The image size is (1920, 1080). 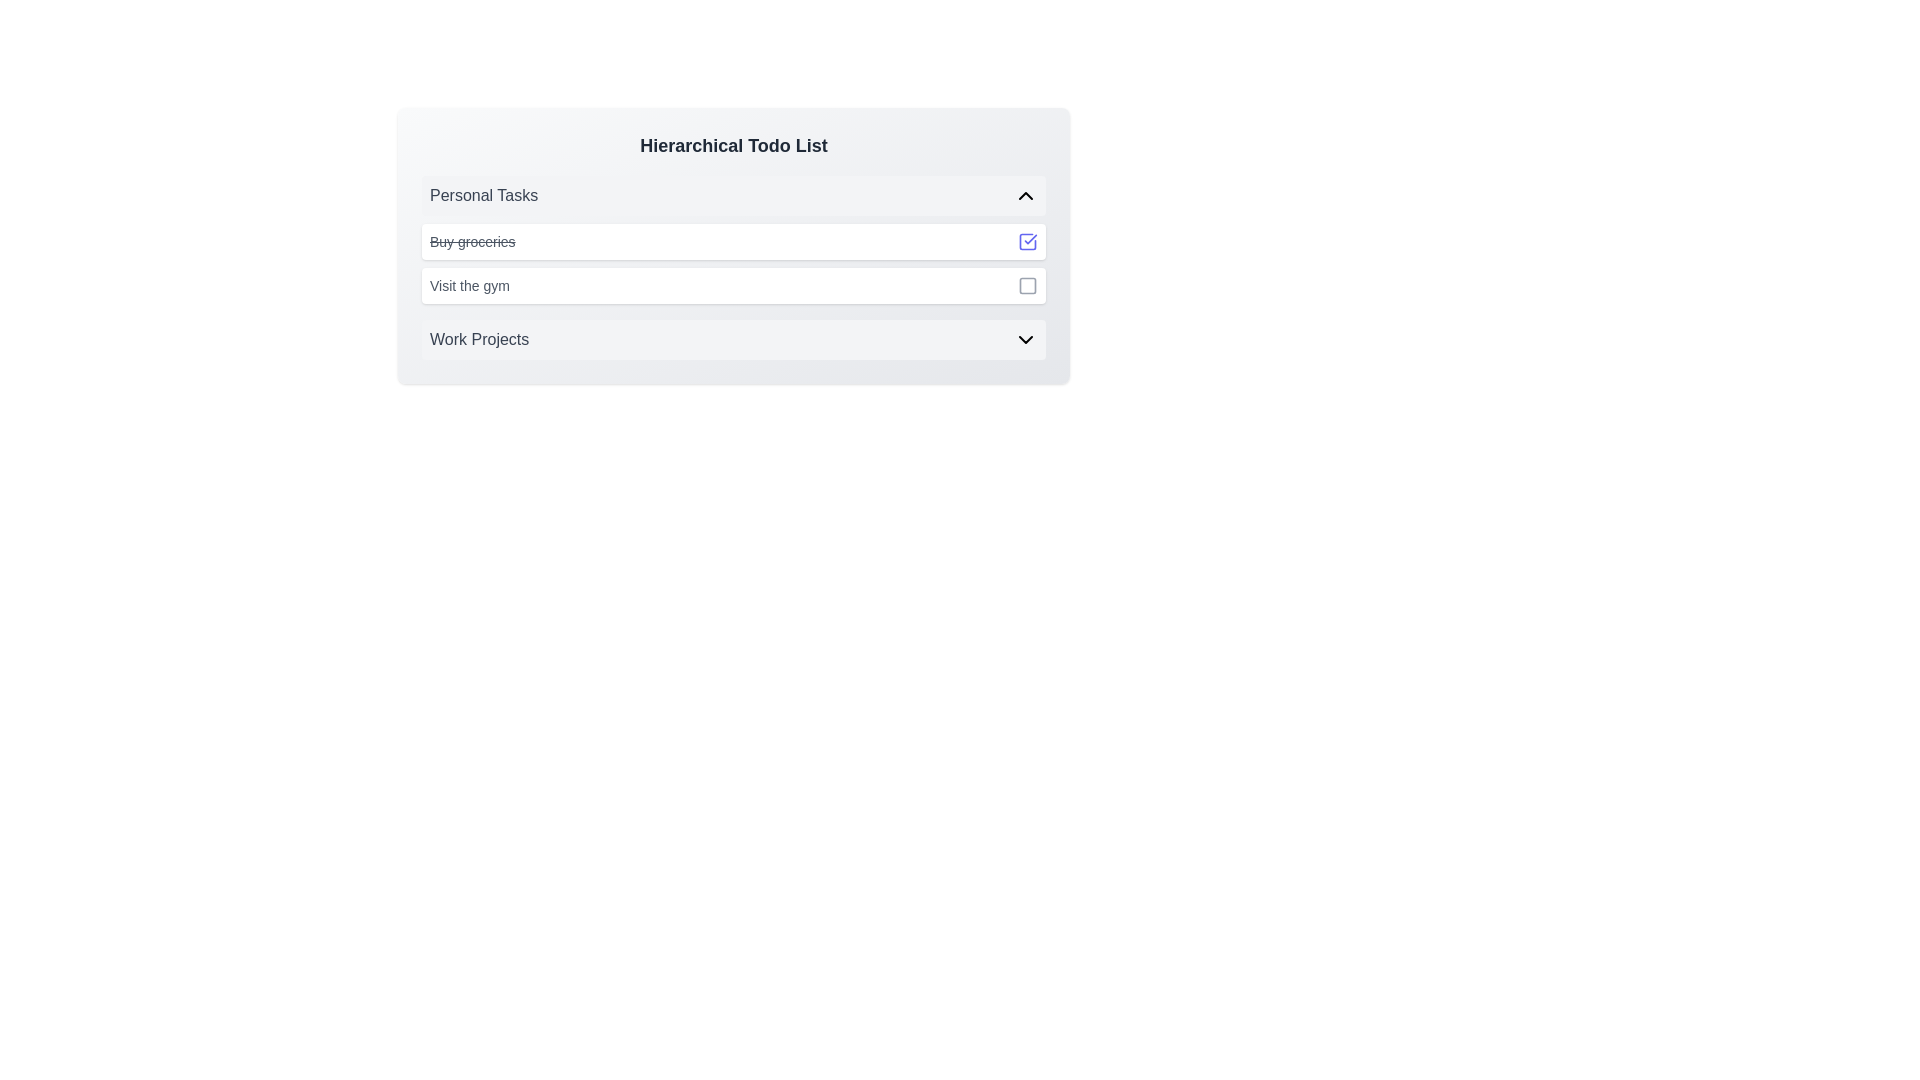 What do you see at coordinates (1026, 338) in the screenshot?
I see `the downward-pointing chevron toggle button icon located at the far right of the 'Work Projects' row for potential visual feedback` at bounding box center [1026, 338].